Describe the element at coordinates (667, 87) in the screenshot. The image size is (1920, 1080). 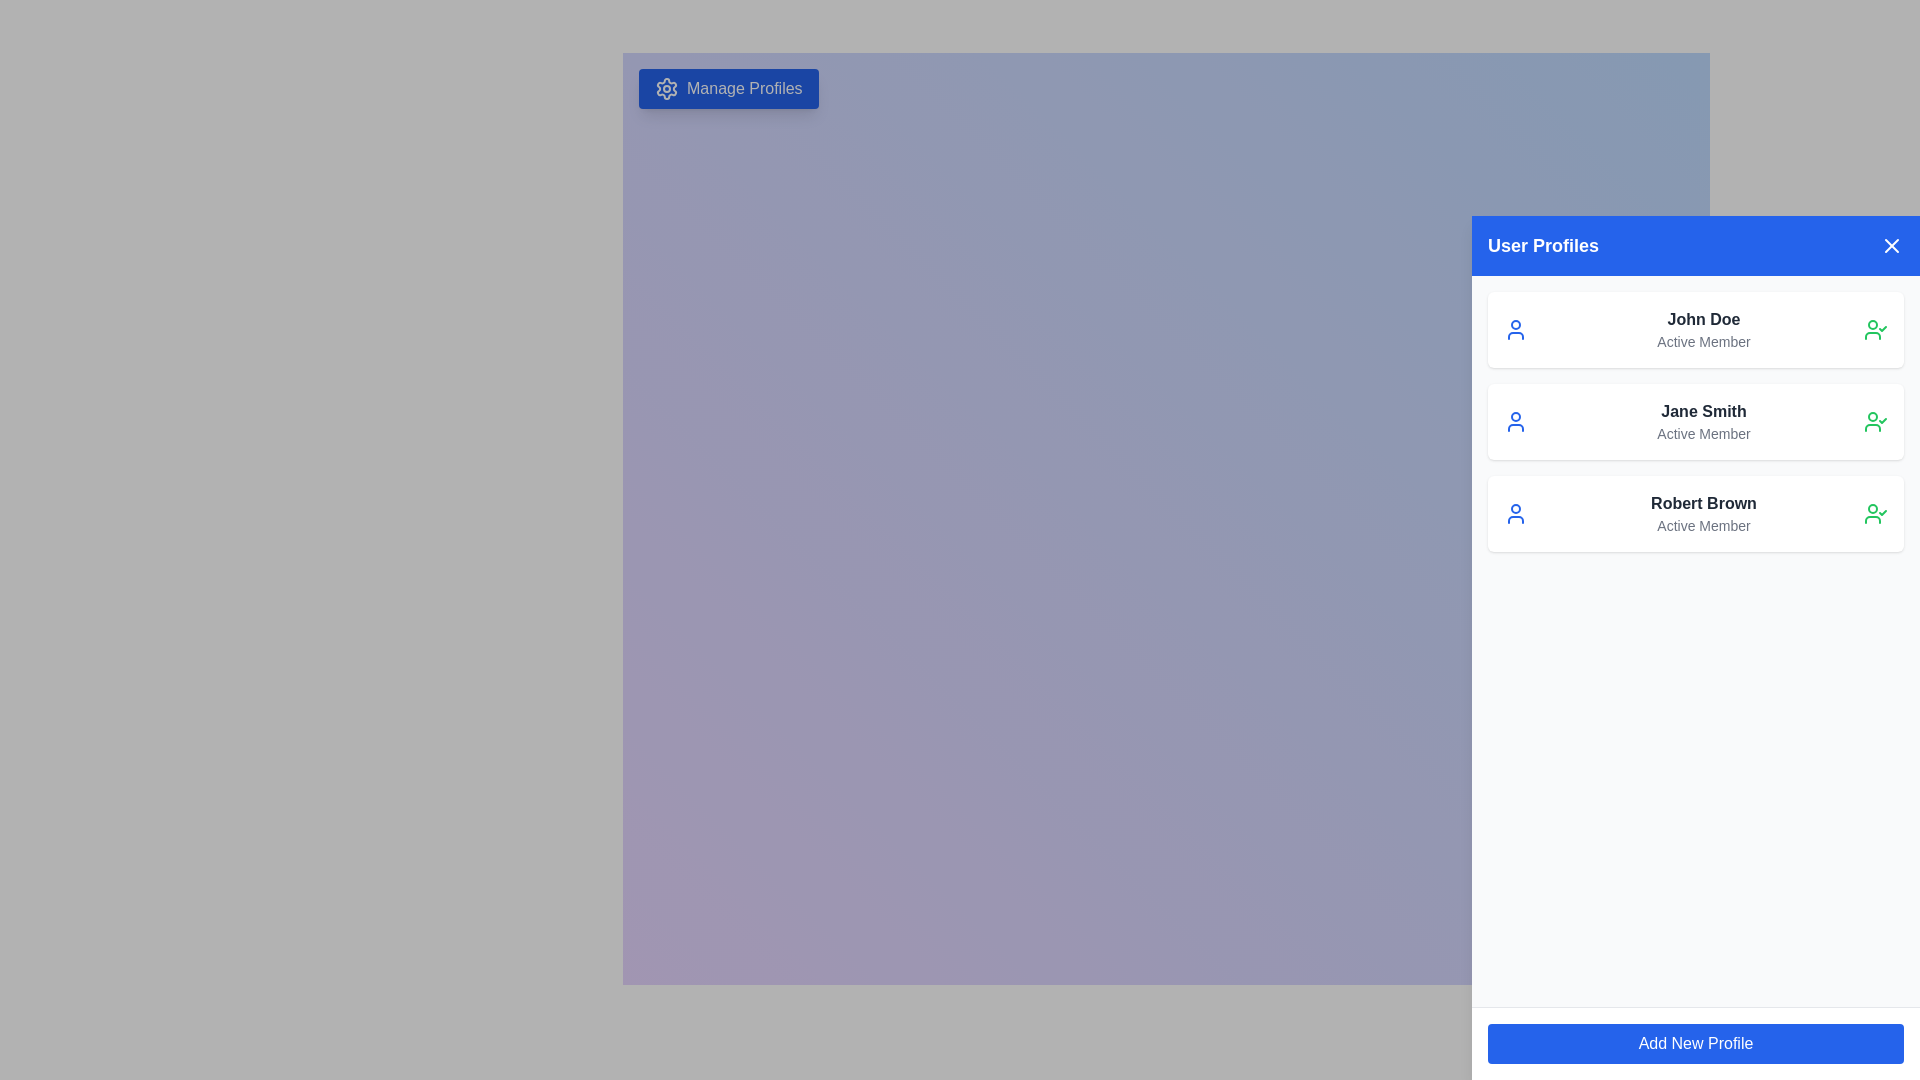
I see `the gear icon located within the 'Manage Profiles' button, which serves as a visual indicator for navigation or interaction related to settings or management tasks` at that location.